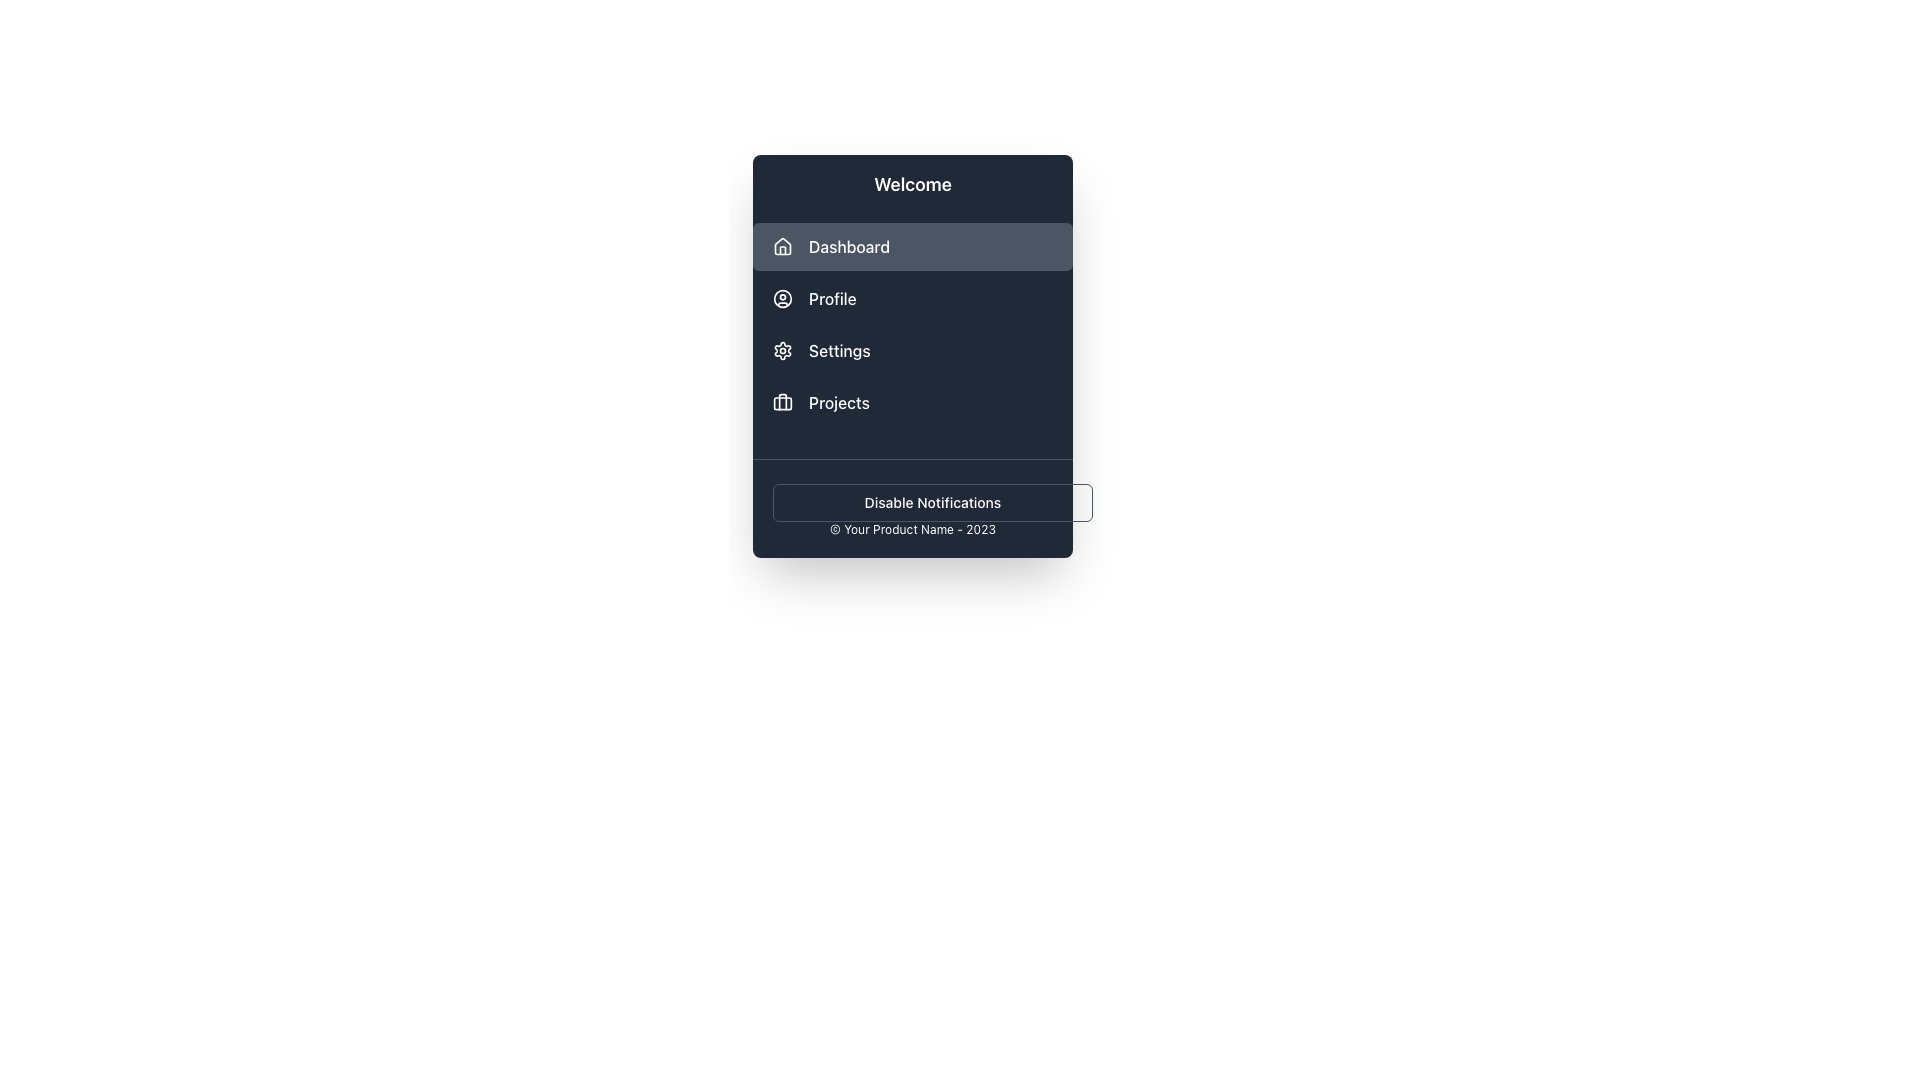 This screenshot has height=1080, width=1920. Describe the element at coordinates (839, 402) in the screenshot. I see `the 'Projects' text label located in the sidebar menu, which is styled with a medium-weight font and positioned next to a briefcase icon` at that location.